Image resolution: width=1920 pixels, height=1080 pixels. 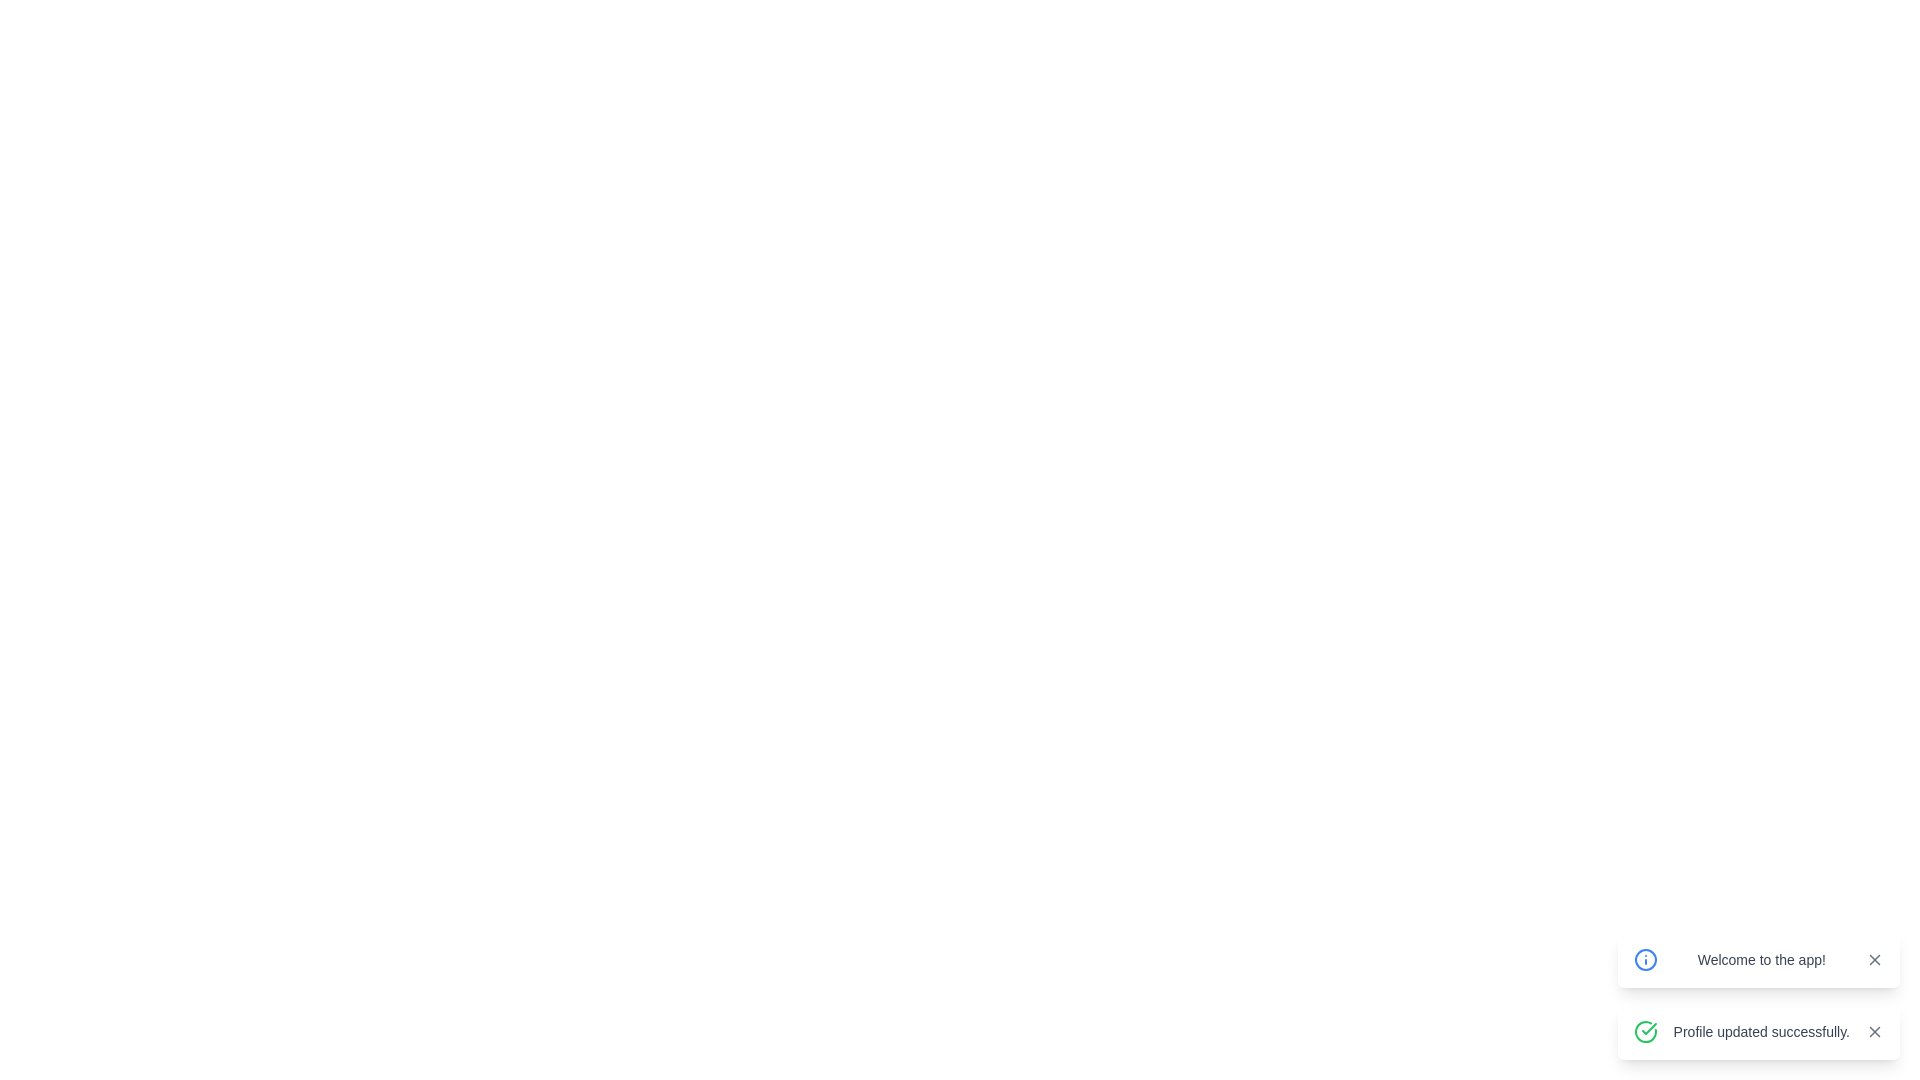 I want to click on the green checkmark symbol indicating a successful action, located in the bottom-right corner of the interface adjacent to the 'Profile updated successfully' banner, so click(x=1649, y=1029).